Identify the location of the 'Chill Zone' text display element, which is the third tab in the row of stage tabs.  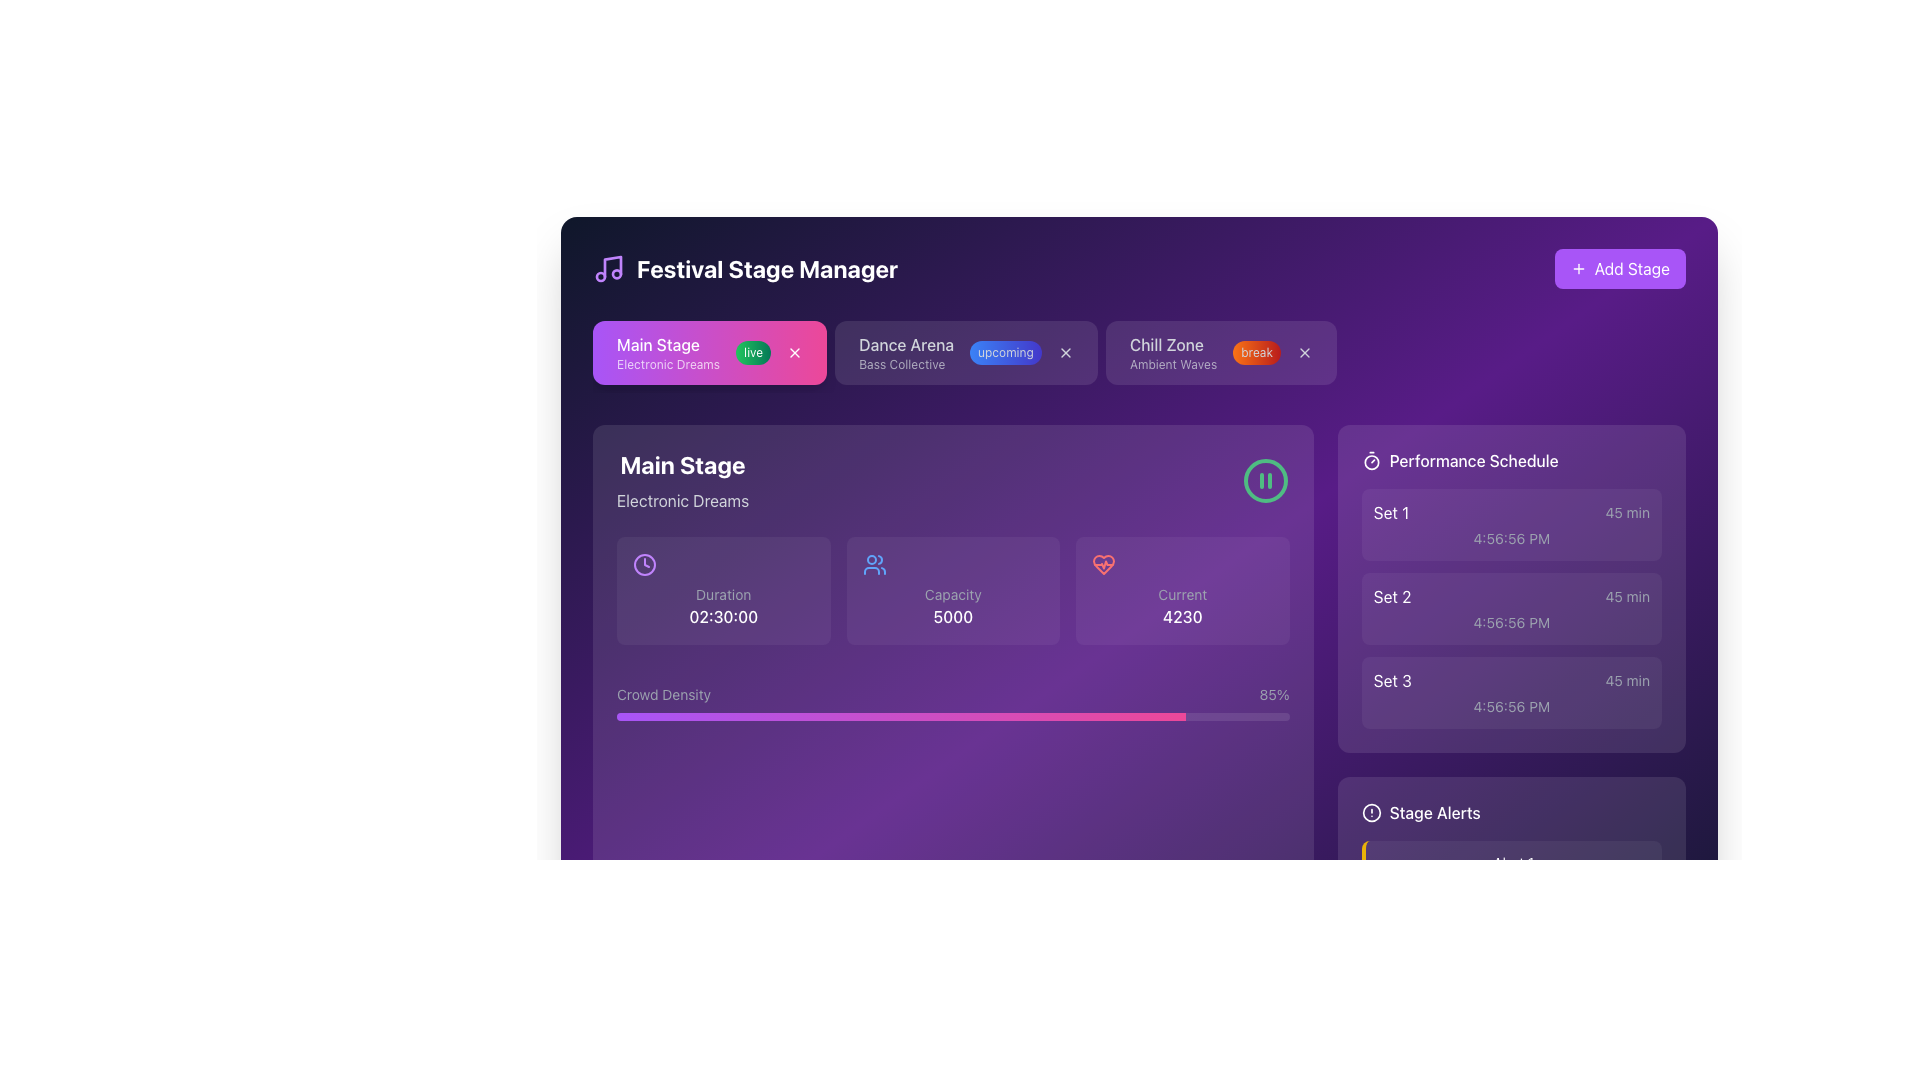
(1173, 352).